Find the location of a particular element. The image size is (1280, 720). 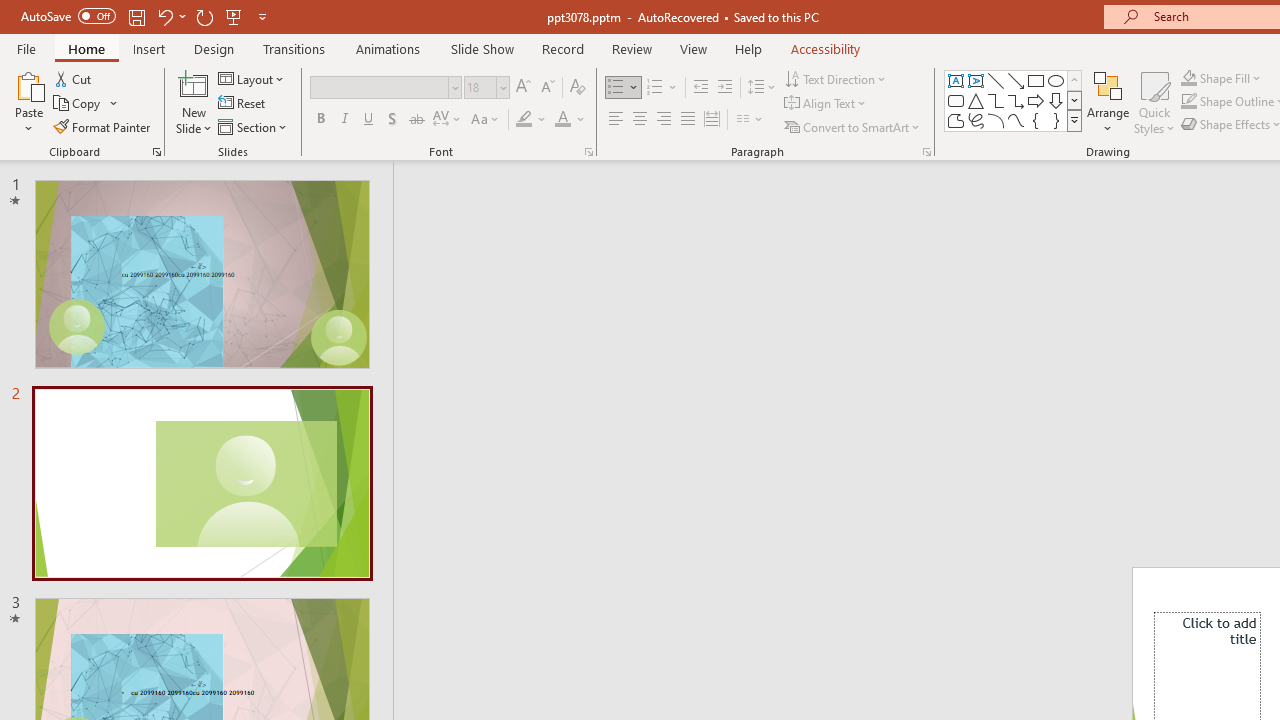

'Row up' is located at coordinates (1073, 79).